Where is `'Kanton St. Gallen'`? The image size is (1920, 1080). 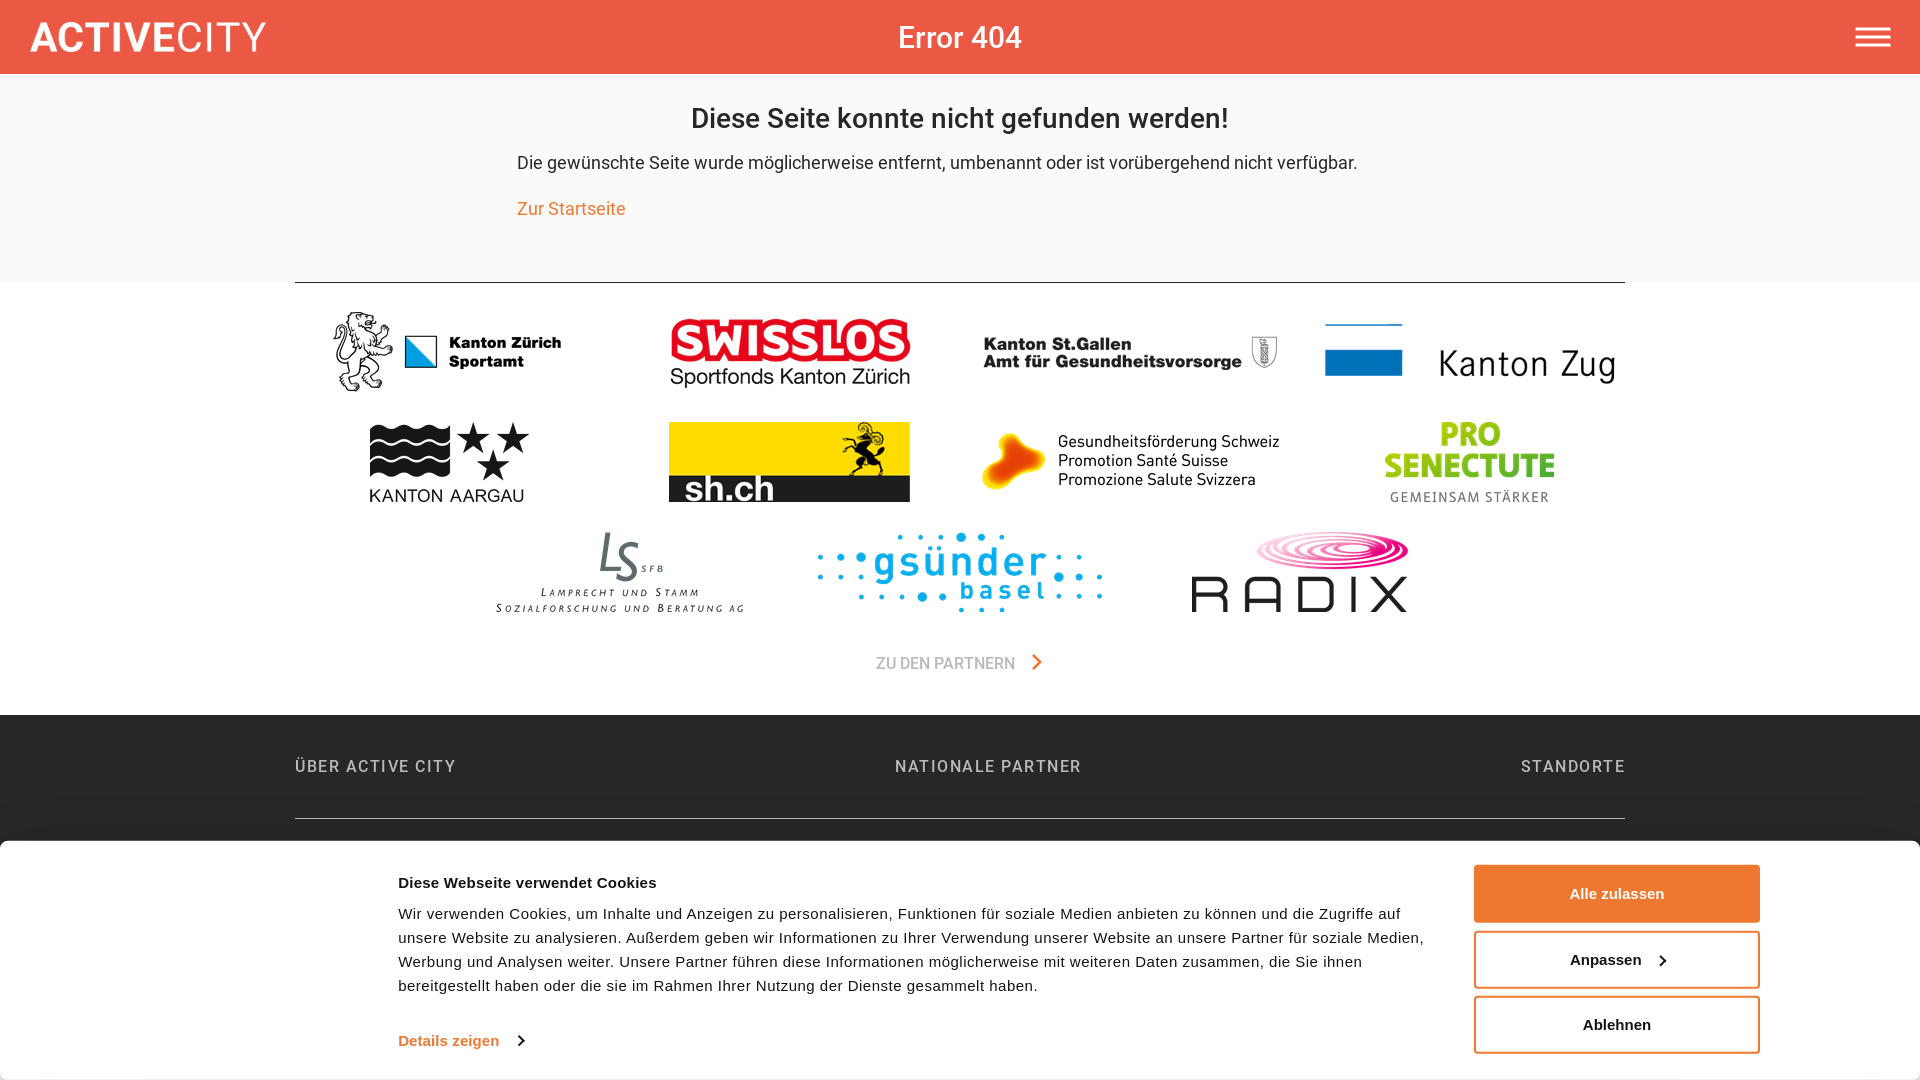
'Kanton St. Gallen' is located at coordinates (1129, 350).